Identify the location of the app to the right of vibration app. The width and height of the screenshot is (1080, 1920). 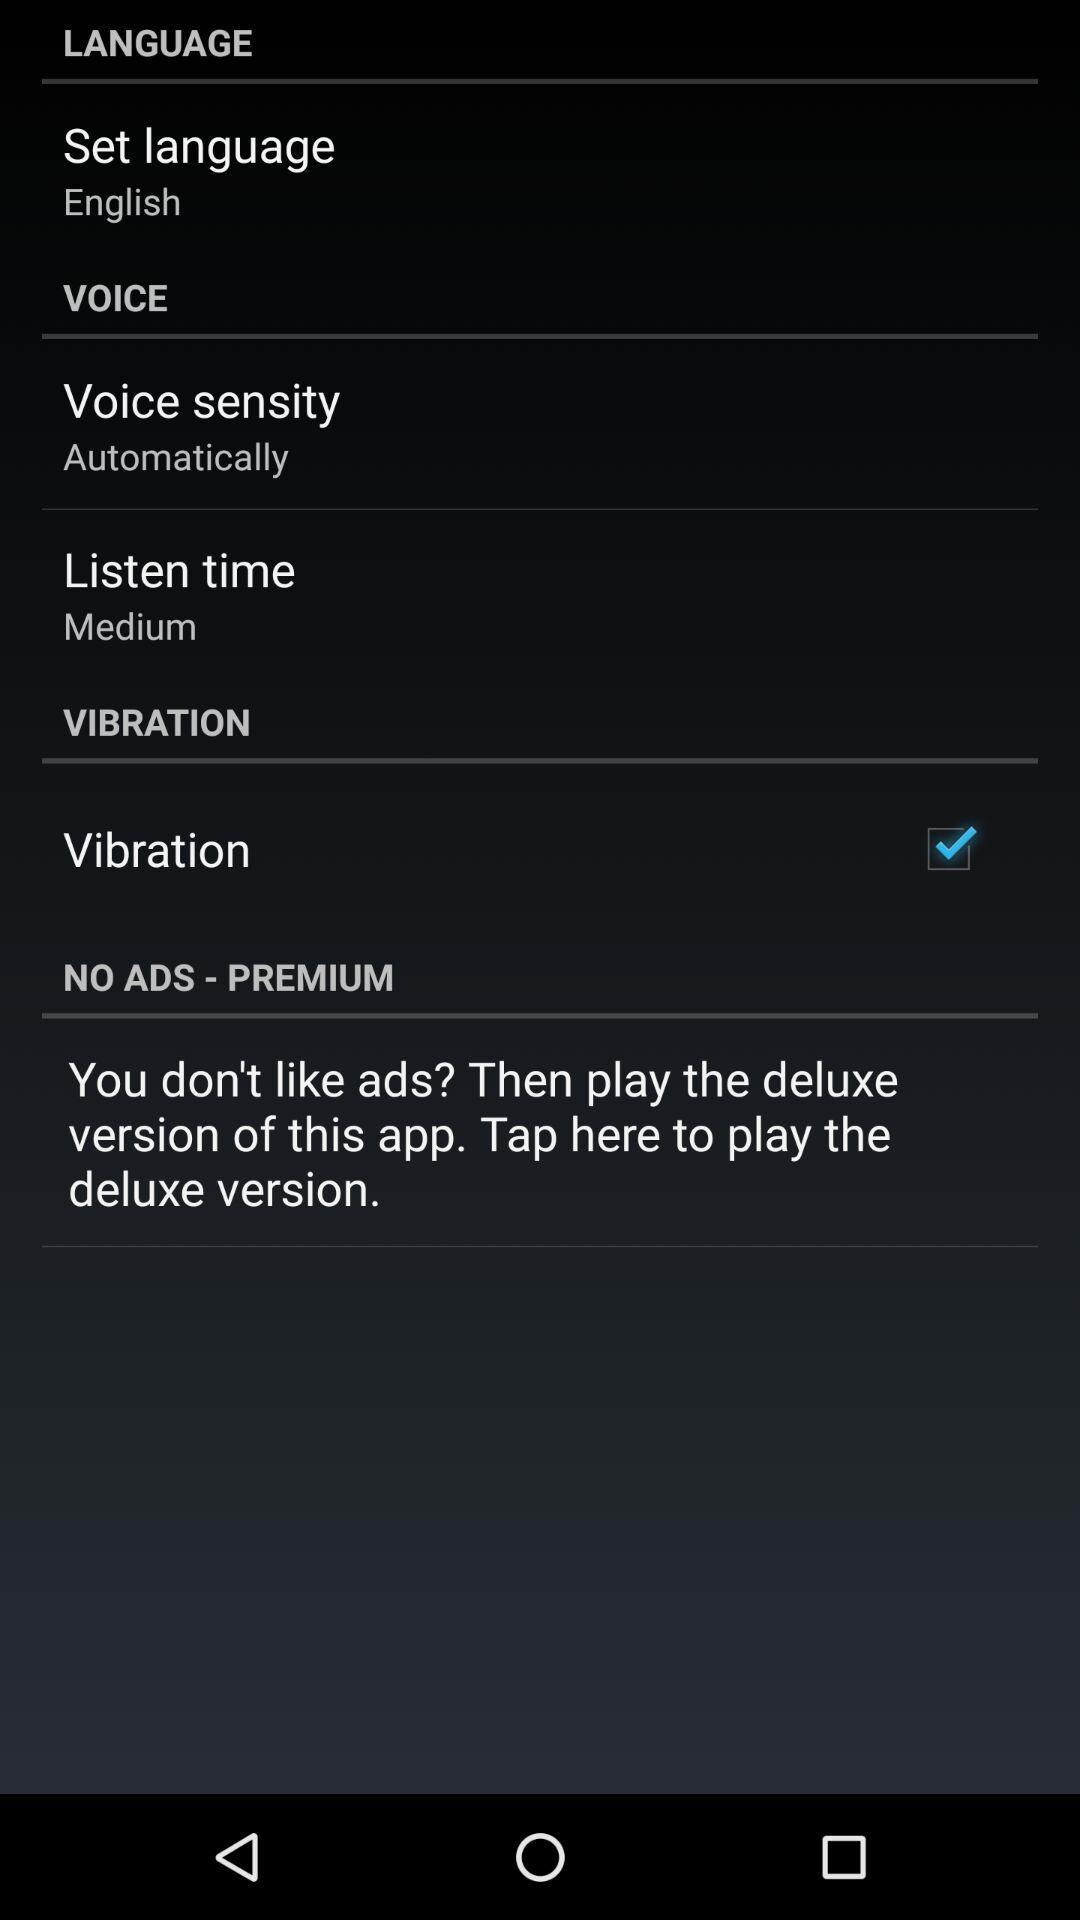
(947, 849).